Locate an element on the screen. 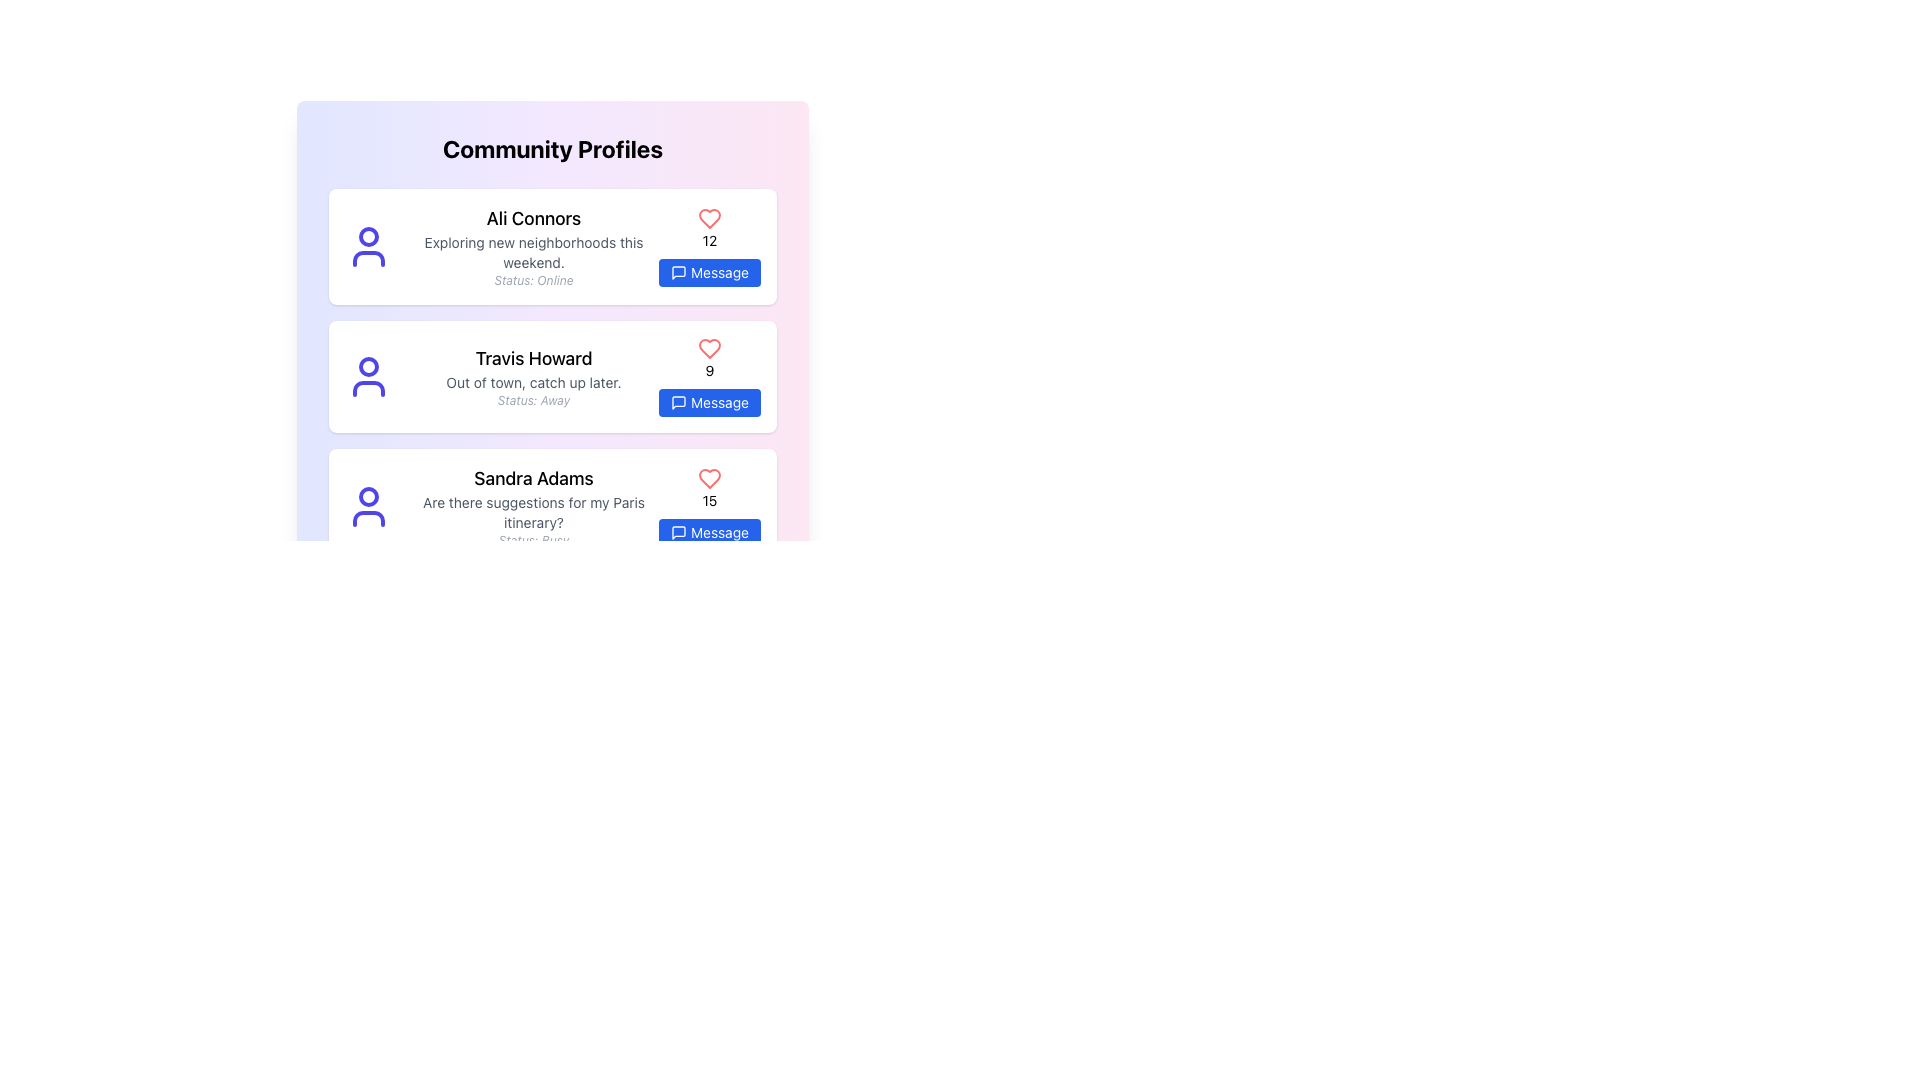 The image size is (1920, 1080). the static text displaying the count of likes or favorites associated with the user profile, which is positioned below the heart icon and above the 'Message' button is located at coordinates (710, 500).